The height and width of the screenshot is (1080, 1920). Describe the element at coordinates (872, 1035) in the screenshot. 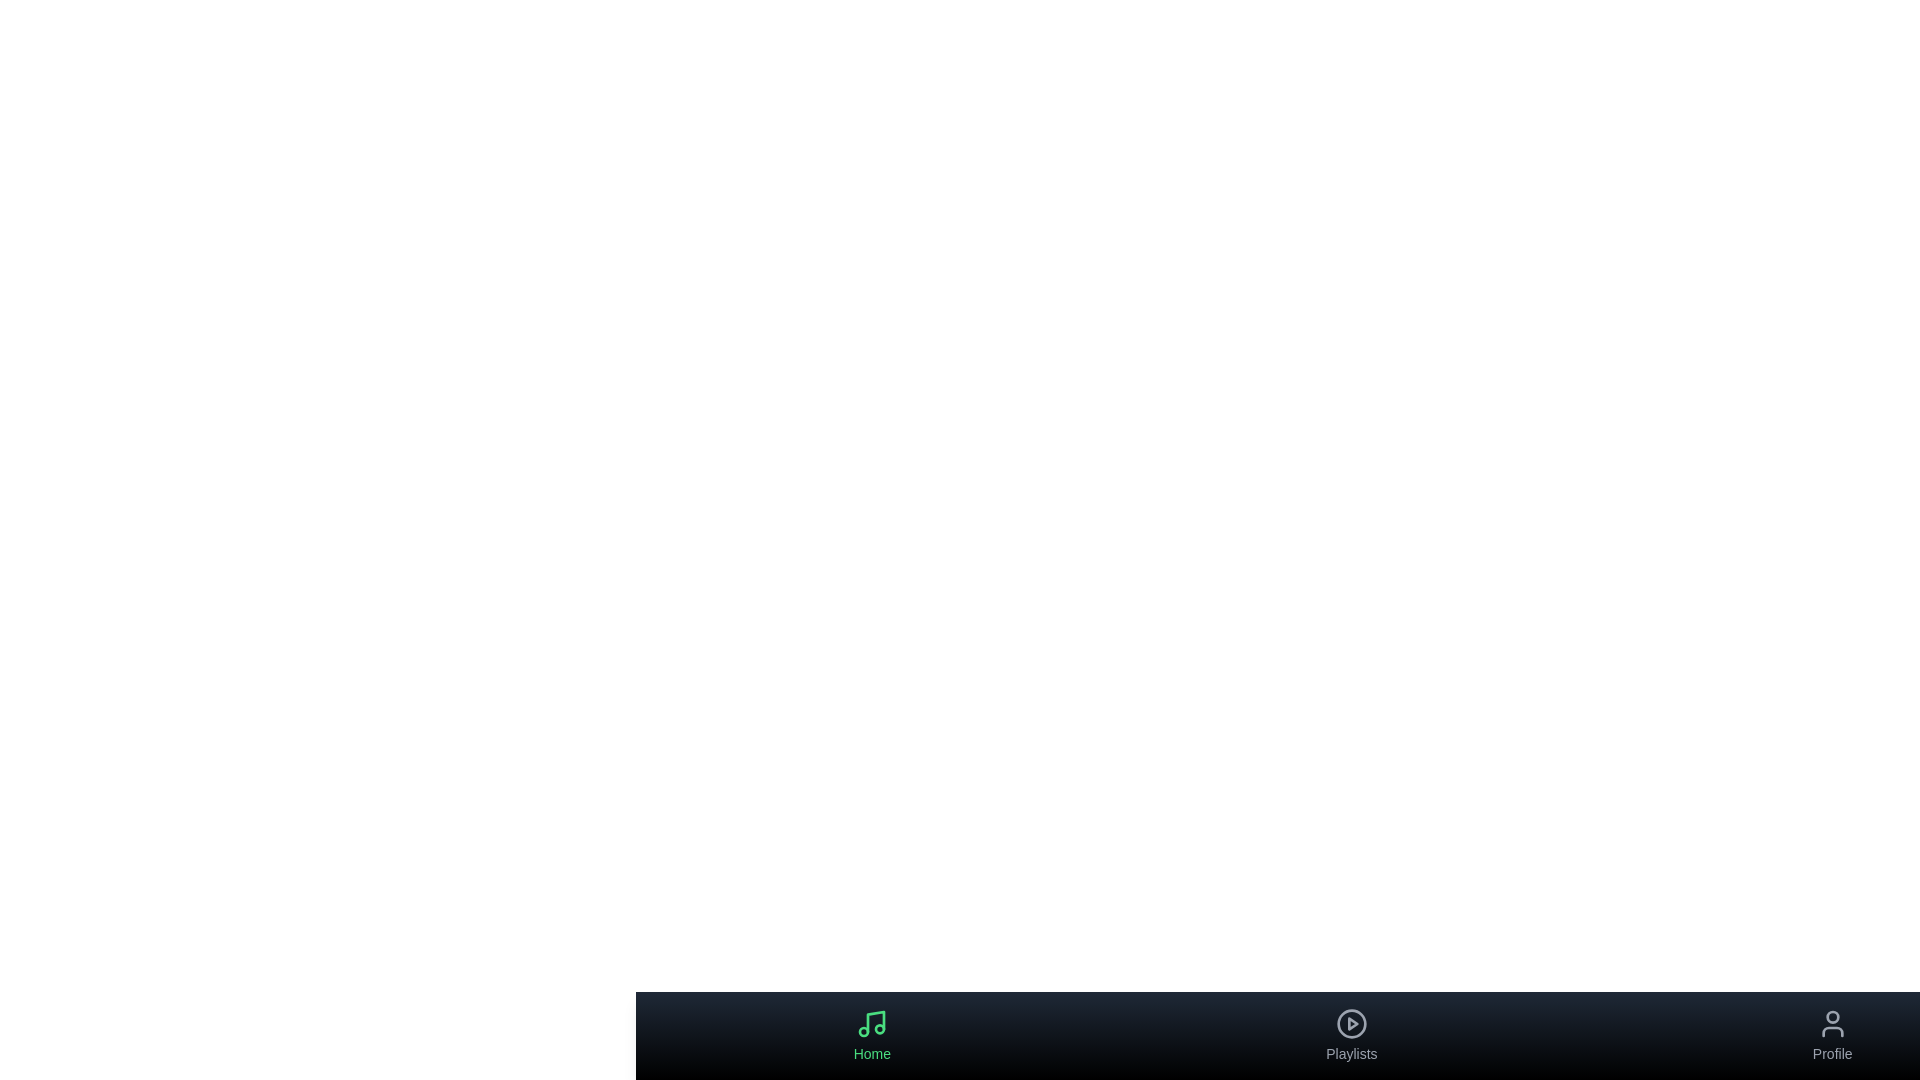

I see `the Home tab to navigate to its section` at that location.